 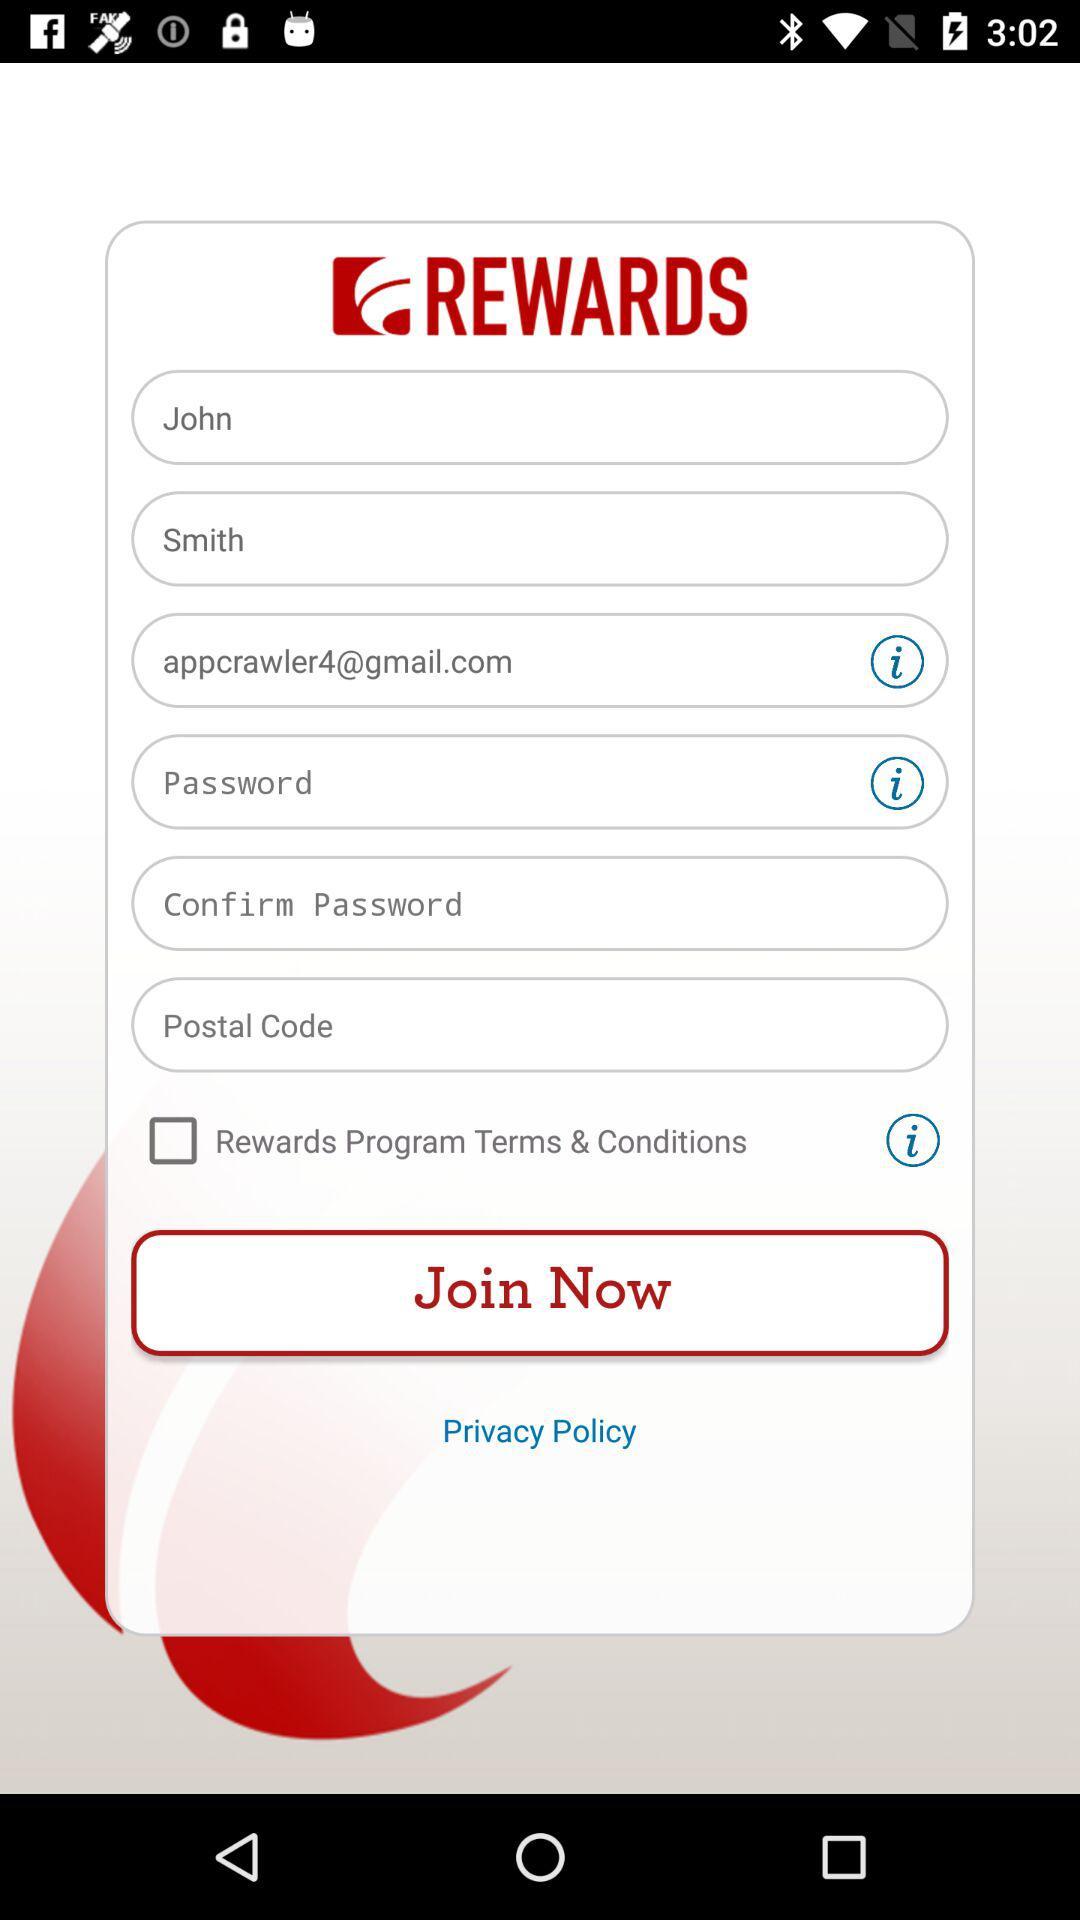 I want to click on item above join now, so click(x=503, y=1140).